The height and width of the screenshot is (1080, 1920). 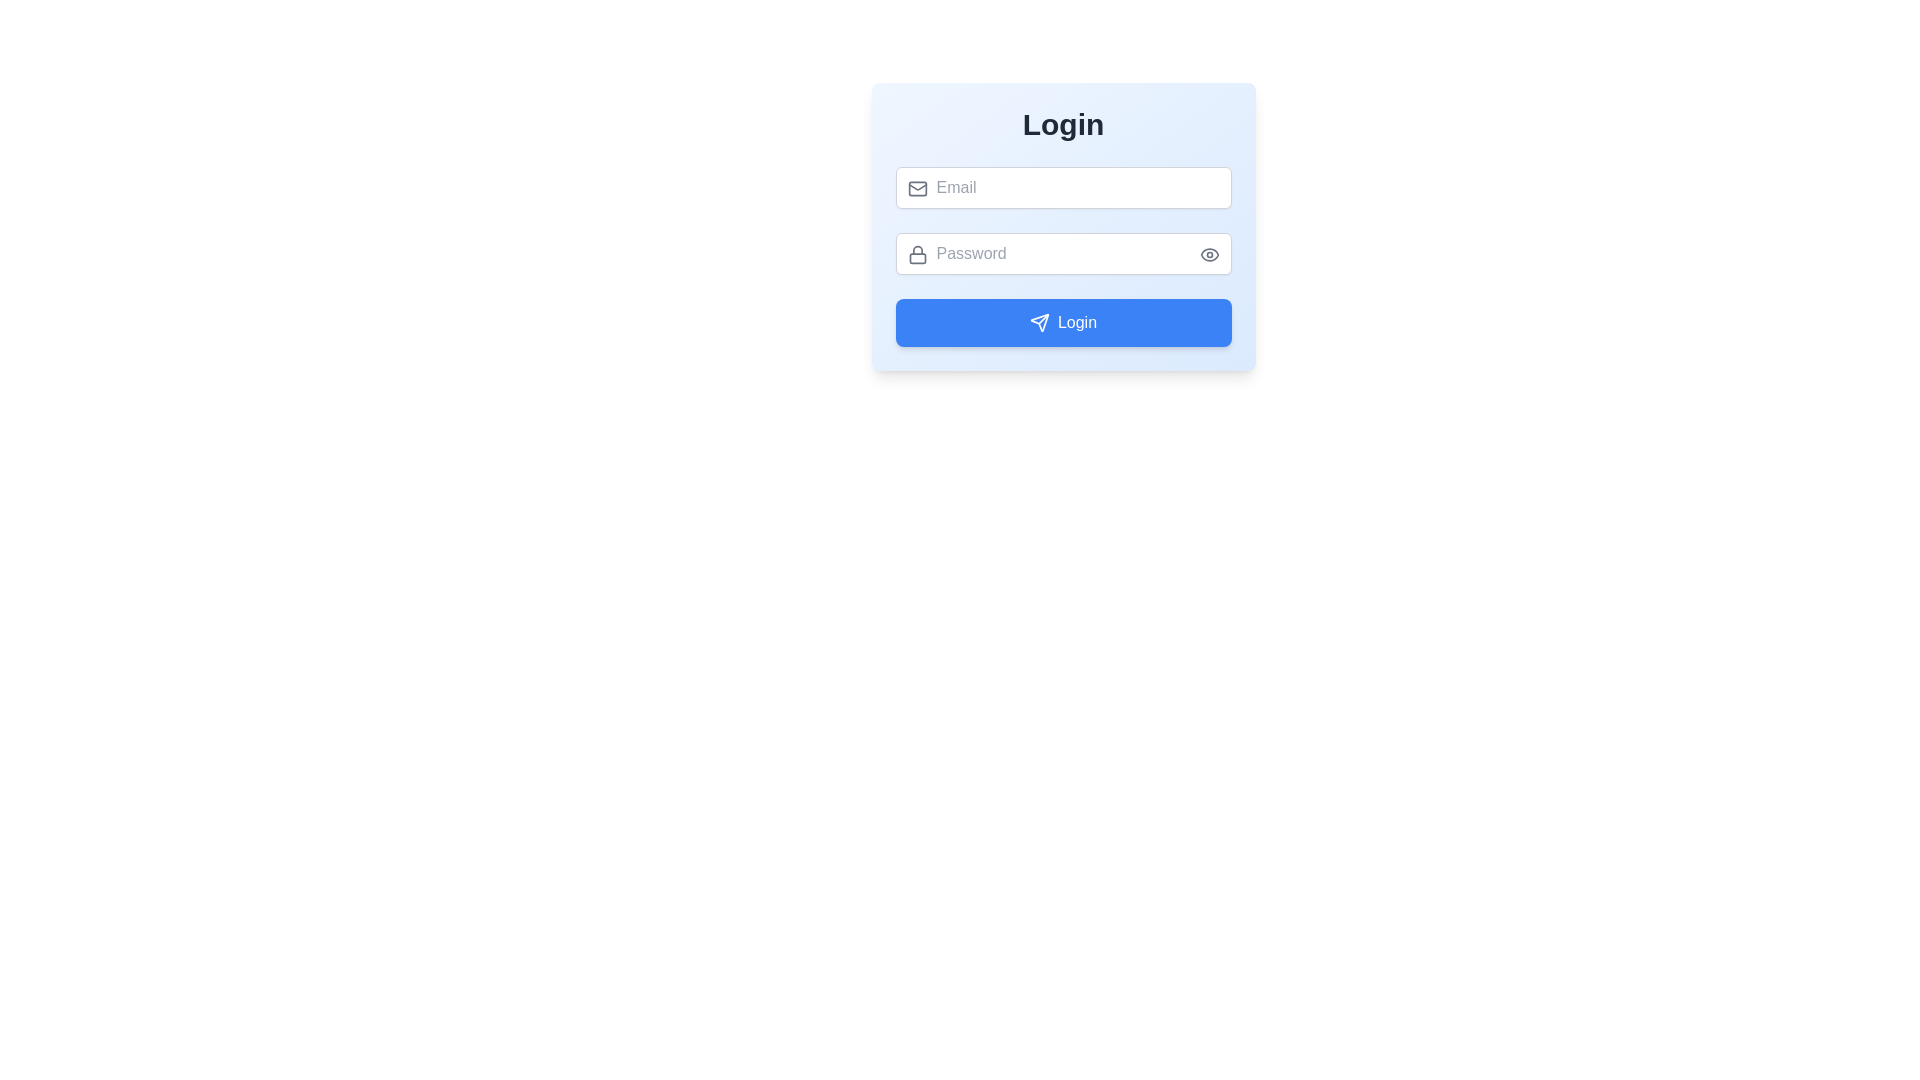 What do you see at coordinates (1208, 253) in the screenshot?
I see `the icon button located on the right side of the password input field in the login form` at bounding box center [1208, 253].